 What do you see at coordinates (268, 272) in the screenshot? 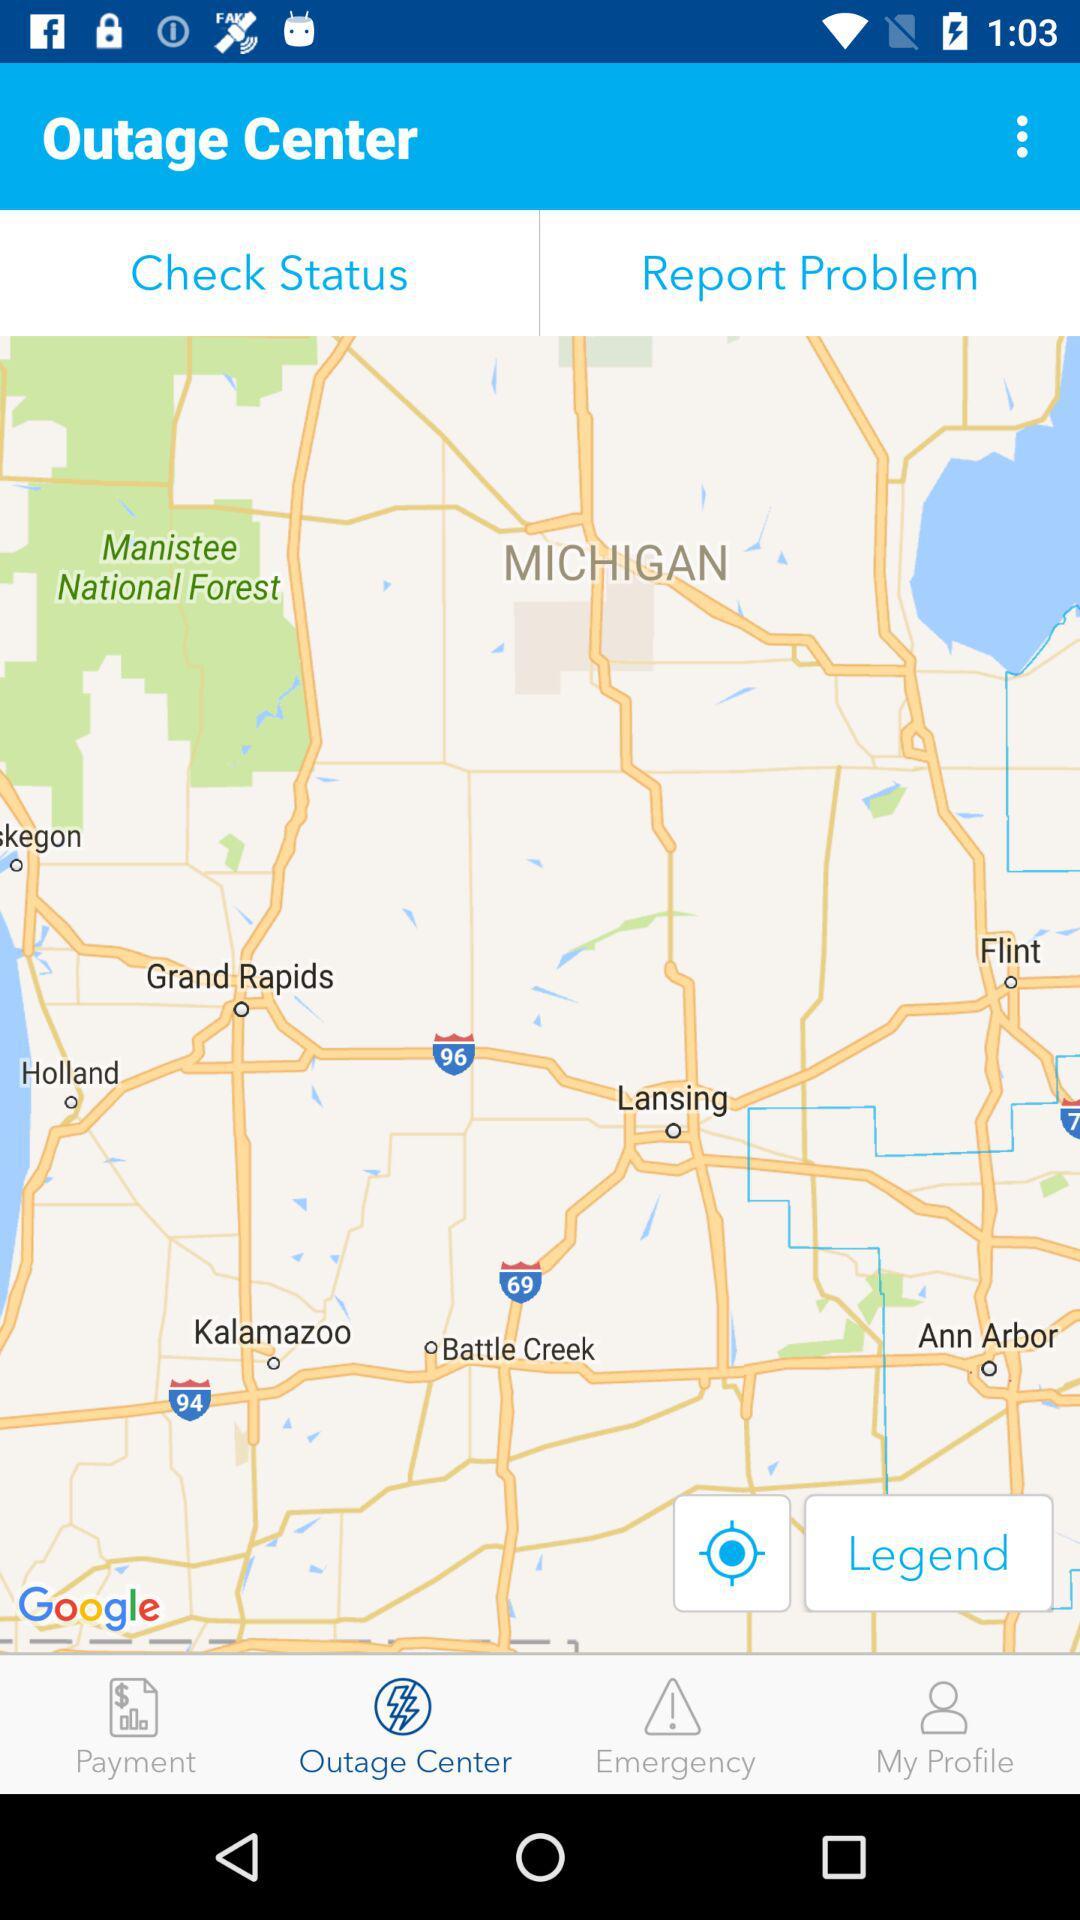
I see `icon below outage center item` at bounding box center [268, 272].